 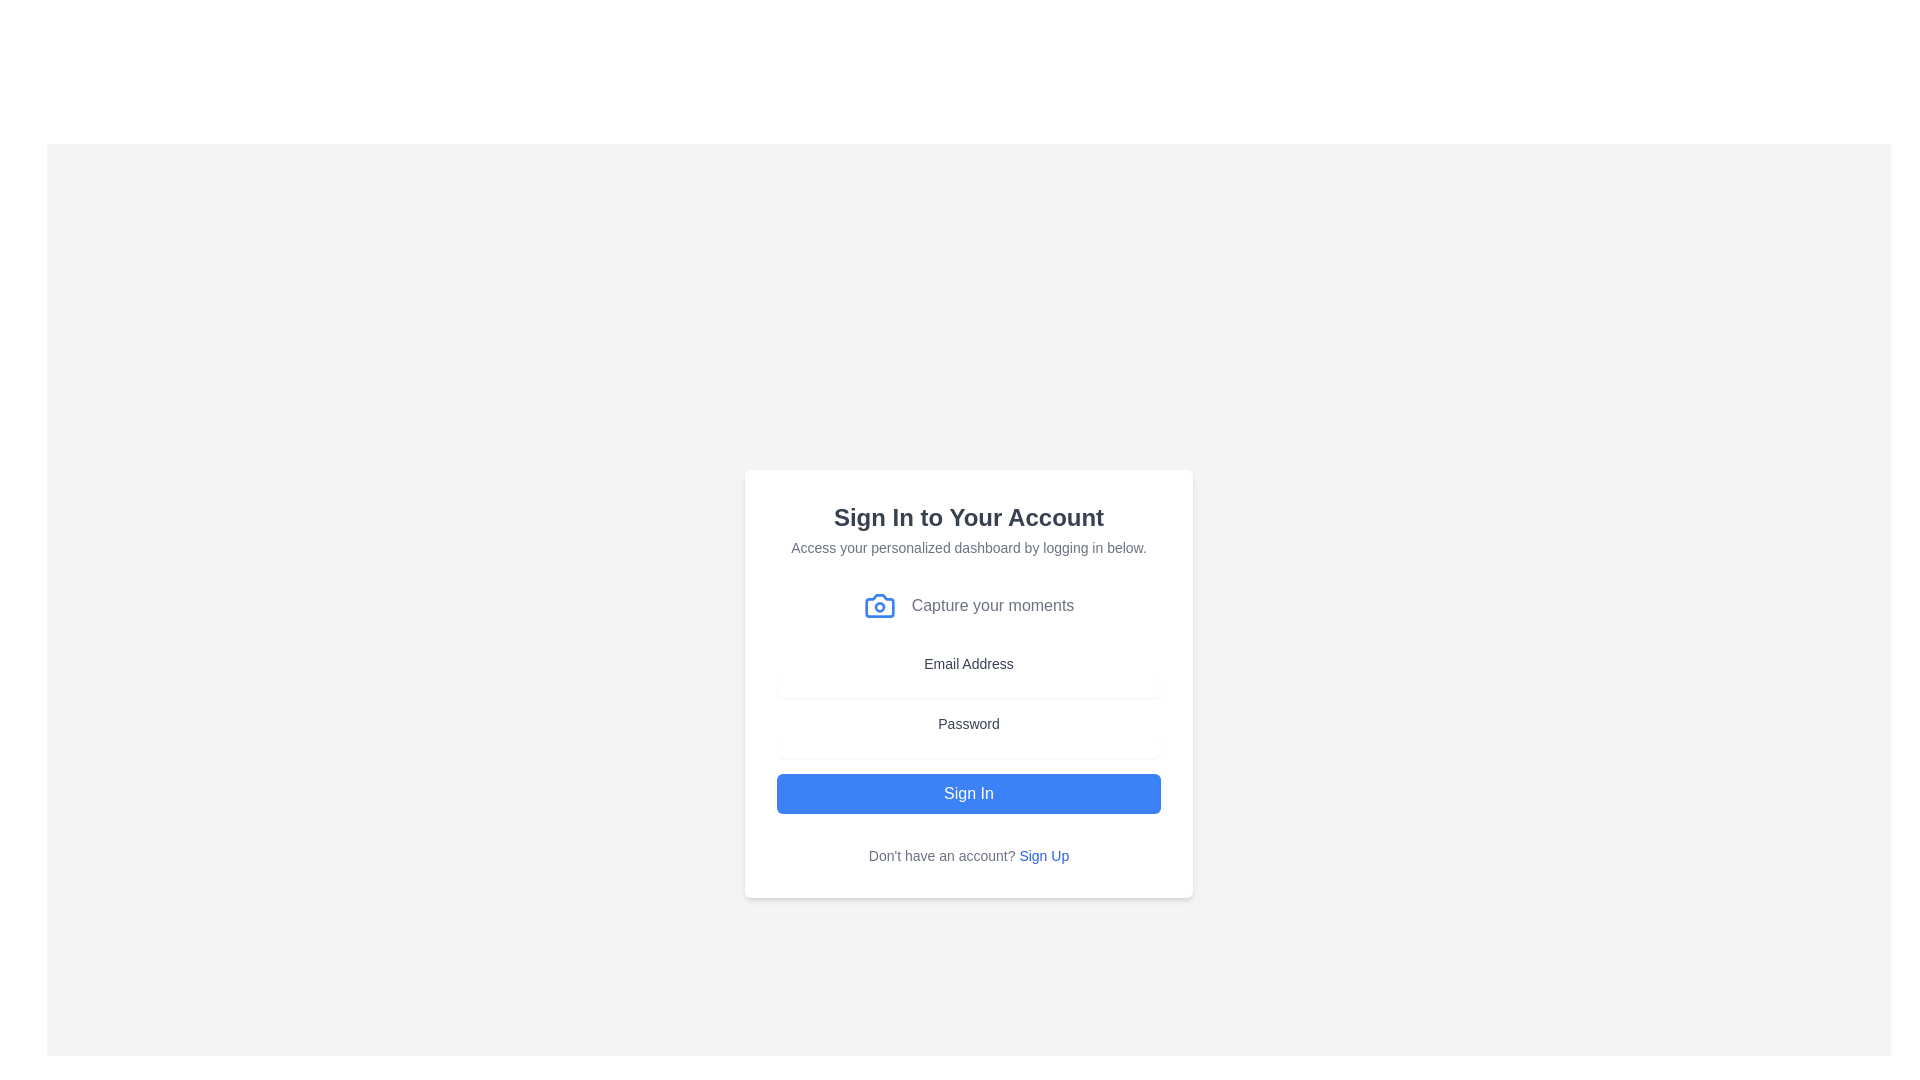 What do you see at coordinates (969, 736) in the screenshot?
I see `the Text Label that guides users to enter their password credentials, located between the 'Email Address' group and the 'Sign In' button` at bounding box center [969, 736].